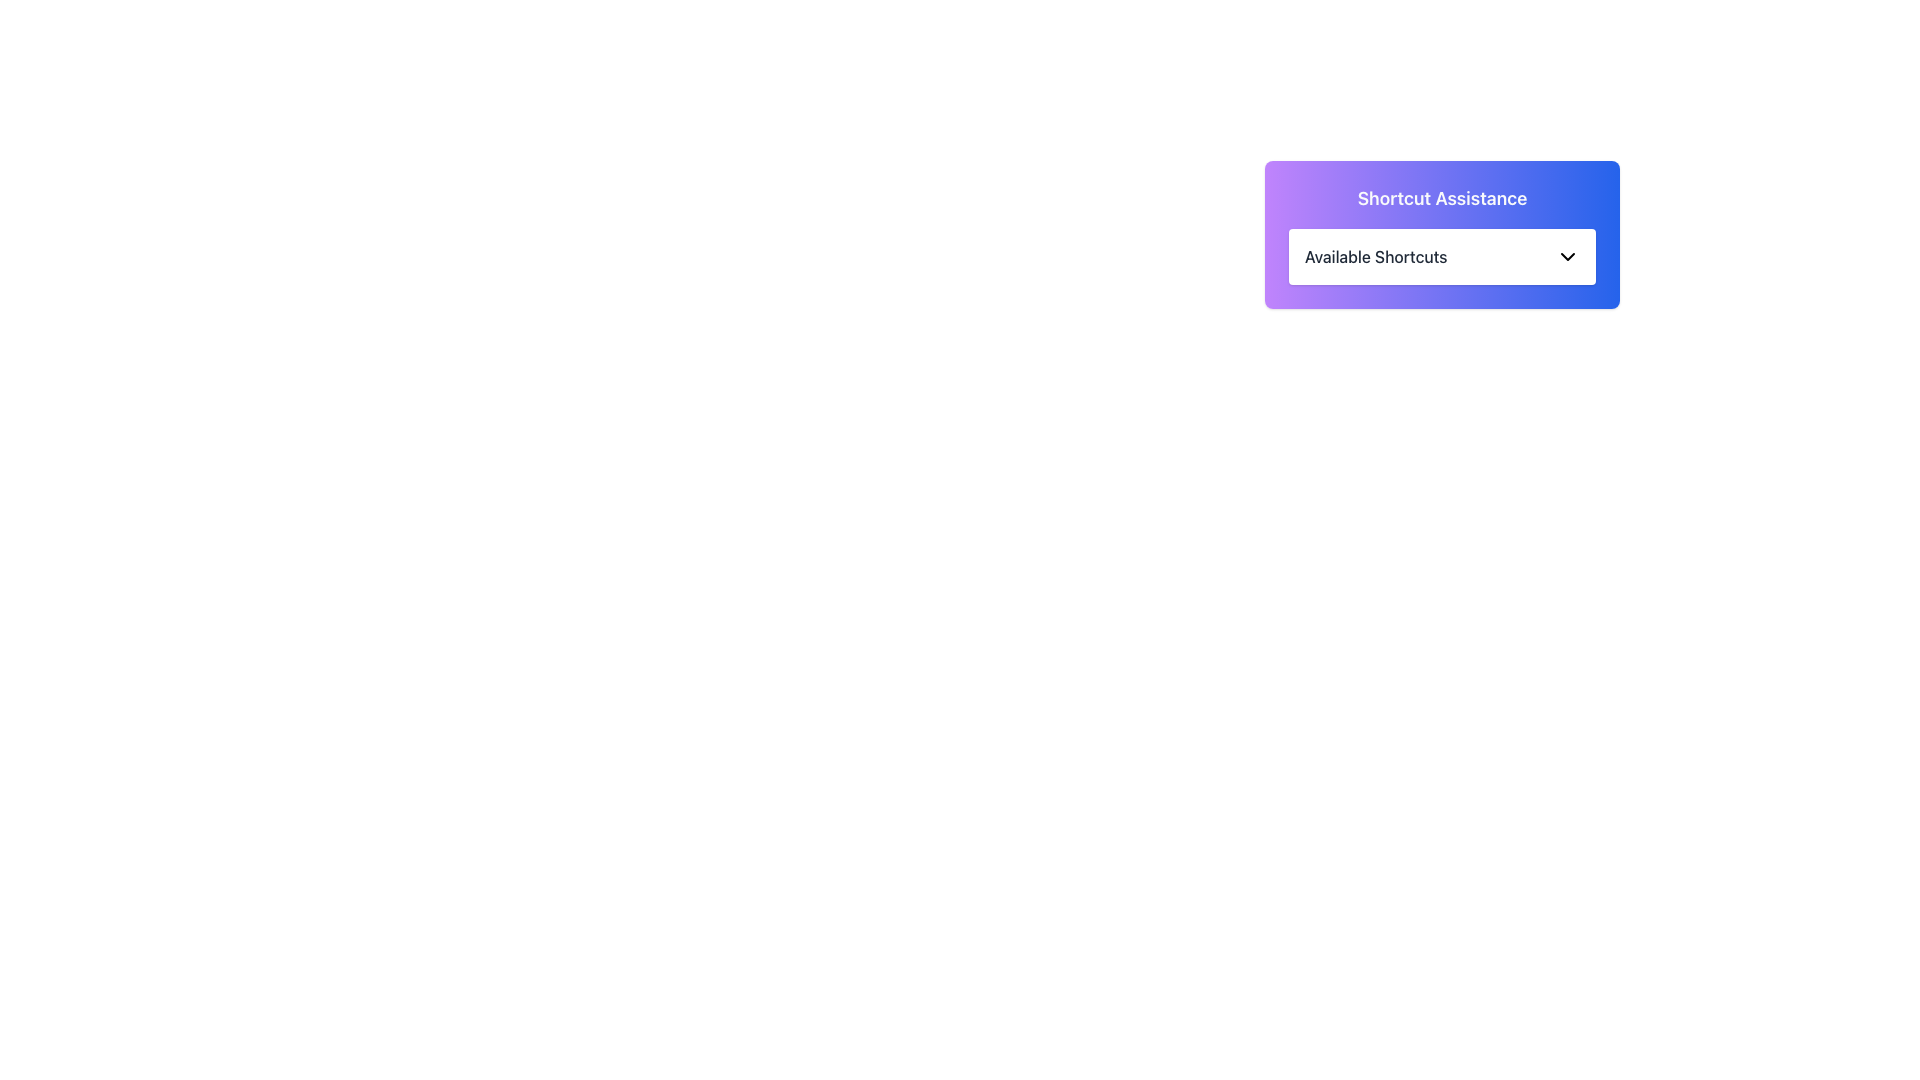  What do you see at coordinates (1442, 256) in the screenshot?
I see `the 'Available Shortcuts' label, which is a dark font text within a white rectangular area` at bounding box center [1442, 256].